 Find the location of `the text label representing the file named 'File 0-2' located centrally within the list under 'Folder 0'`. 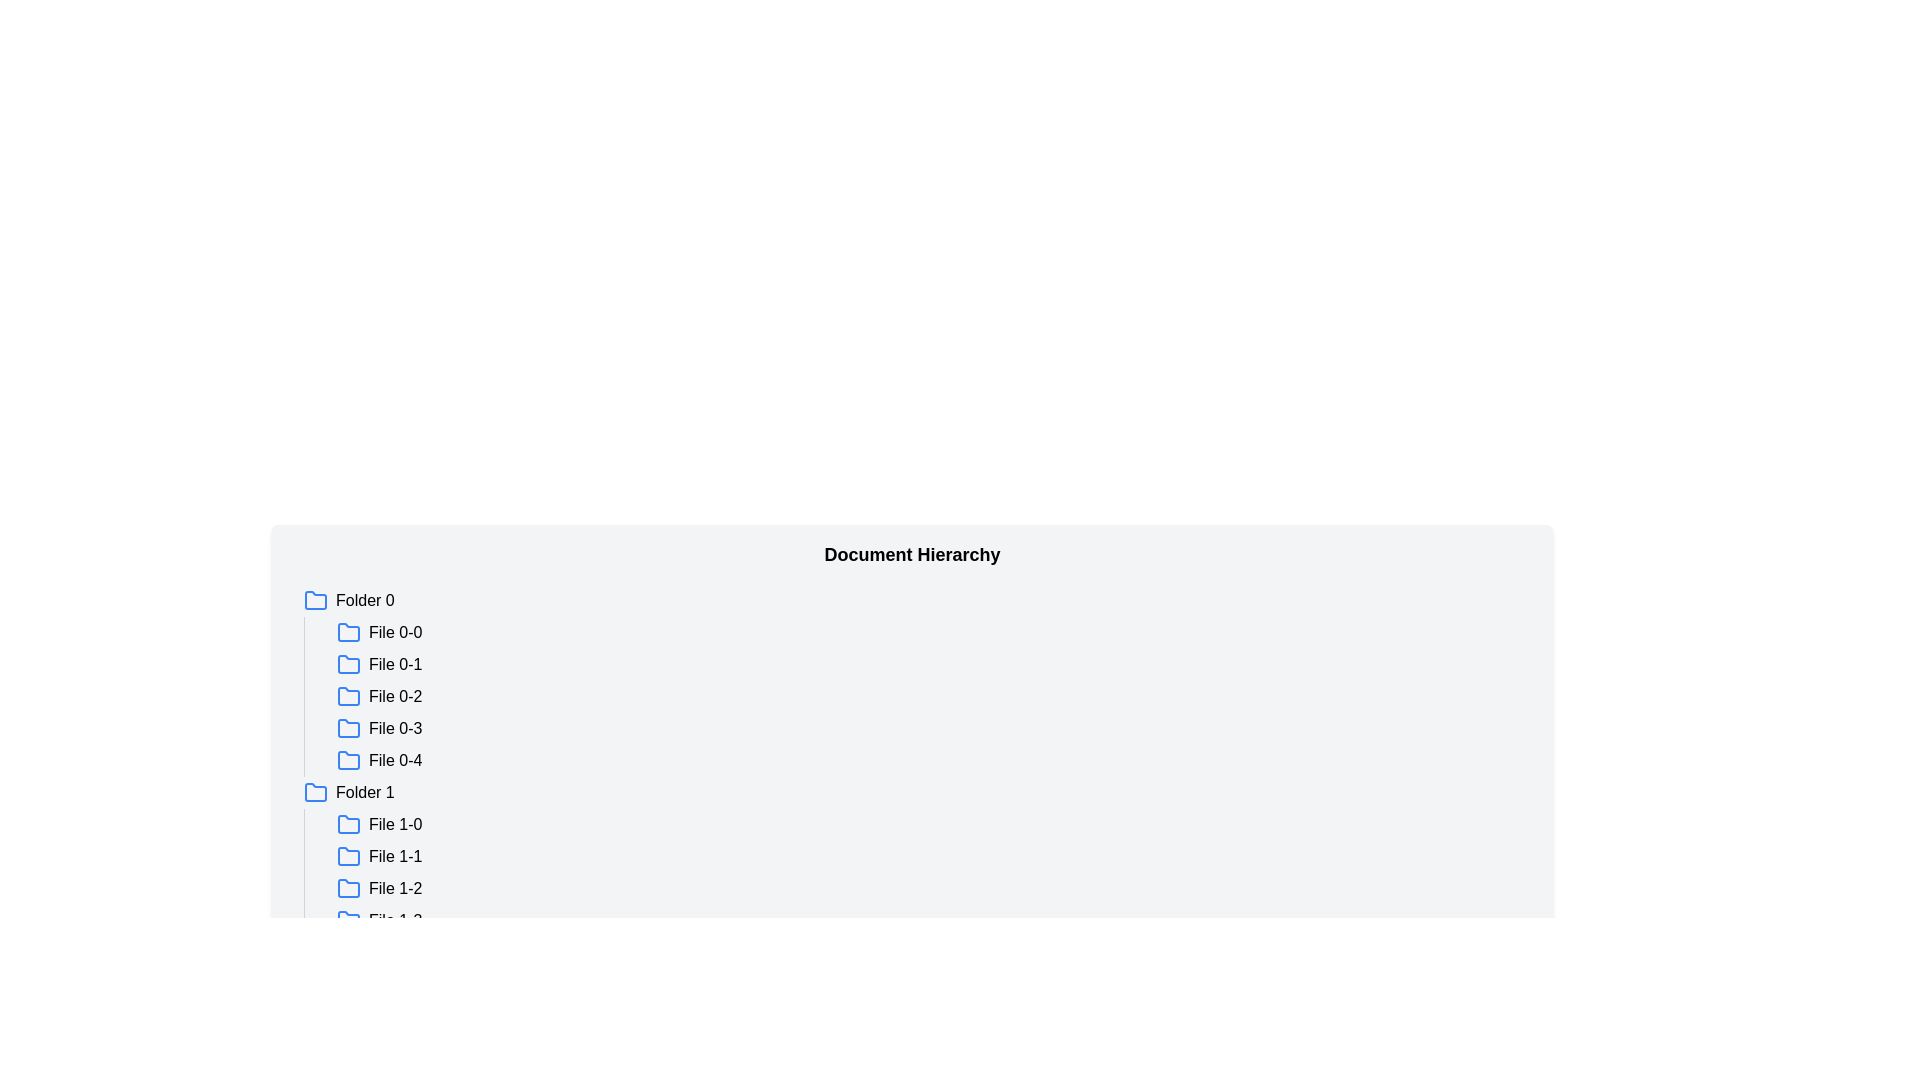

the text label representing the file named 'File 0-2' located centrally within the list under 'Folder 0' is located at coordinates (395, 696).